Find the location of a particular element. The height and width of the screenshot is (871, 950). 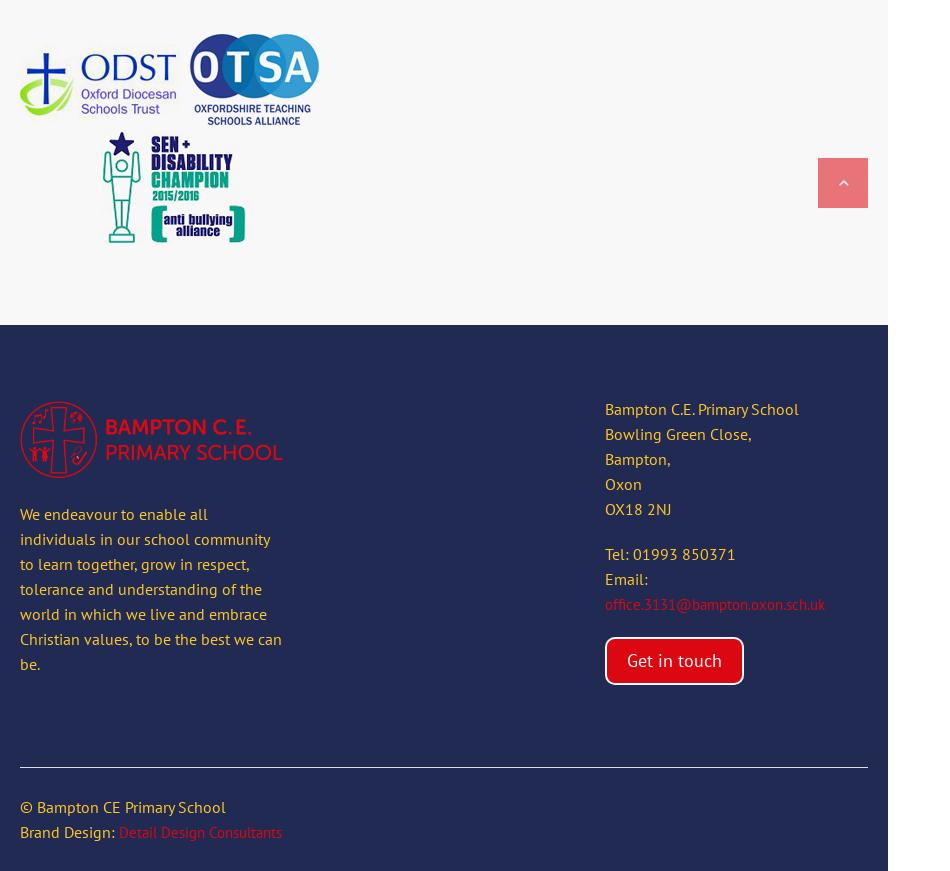

'Get in touch' is located at coordinates (673, 659).